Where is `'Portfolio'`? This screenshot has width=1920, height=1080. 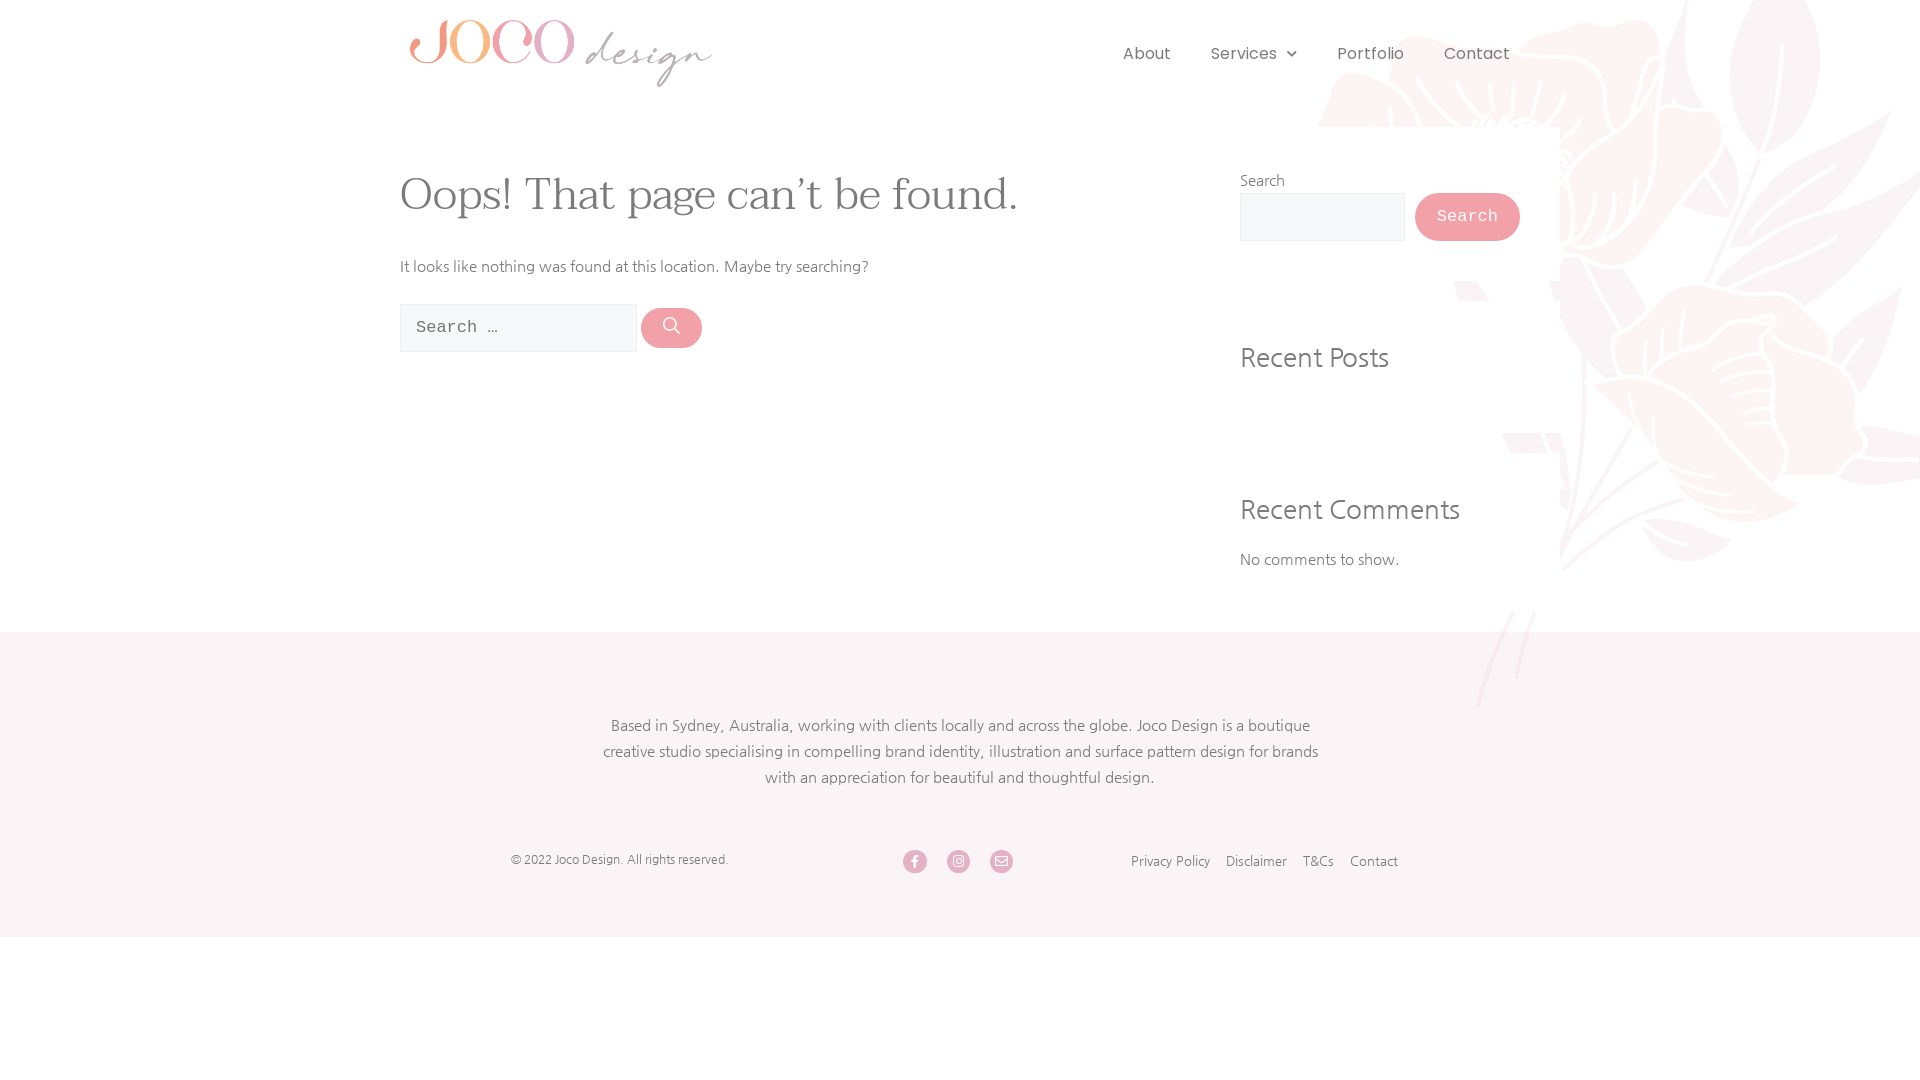 'Portfolio' is located at coordinates (1369, 53).